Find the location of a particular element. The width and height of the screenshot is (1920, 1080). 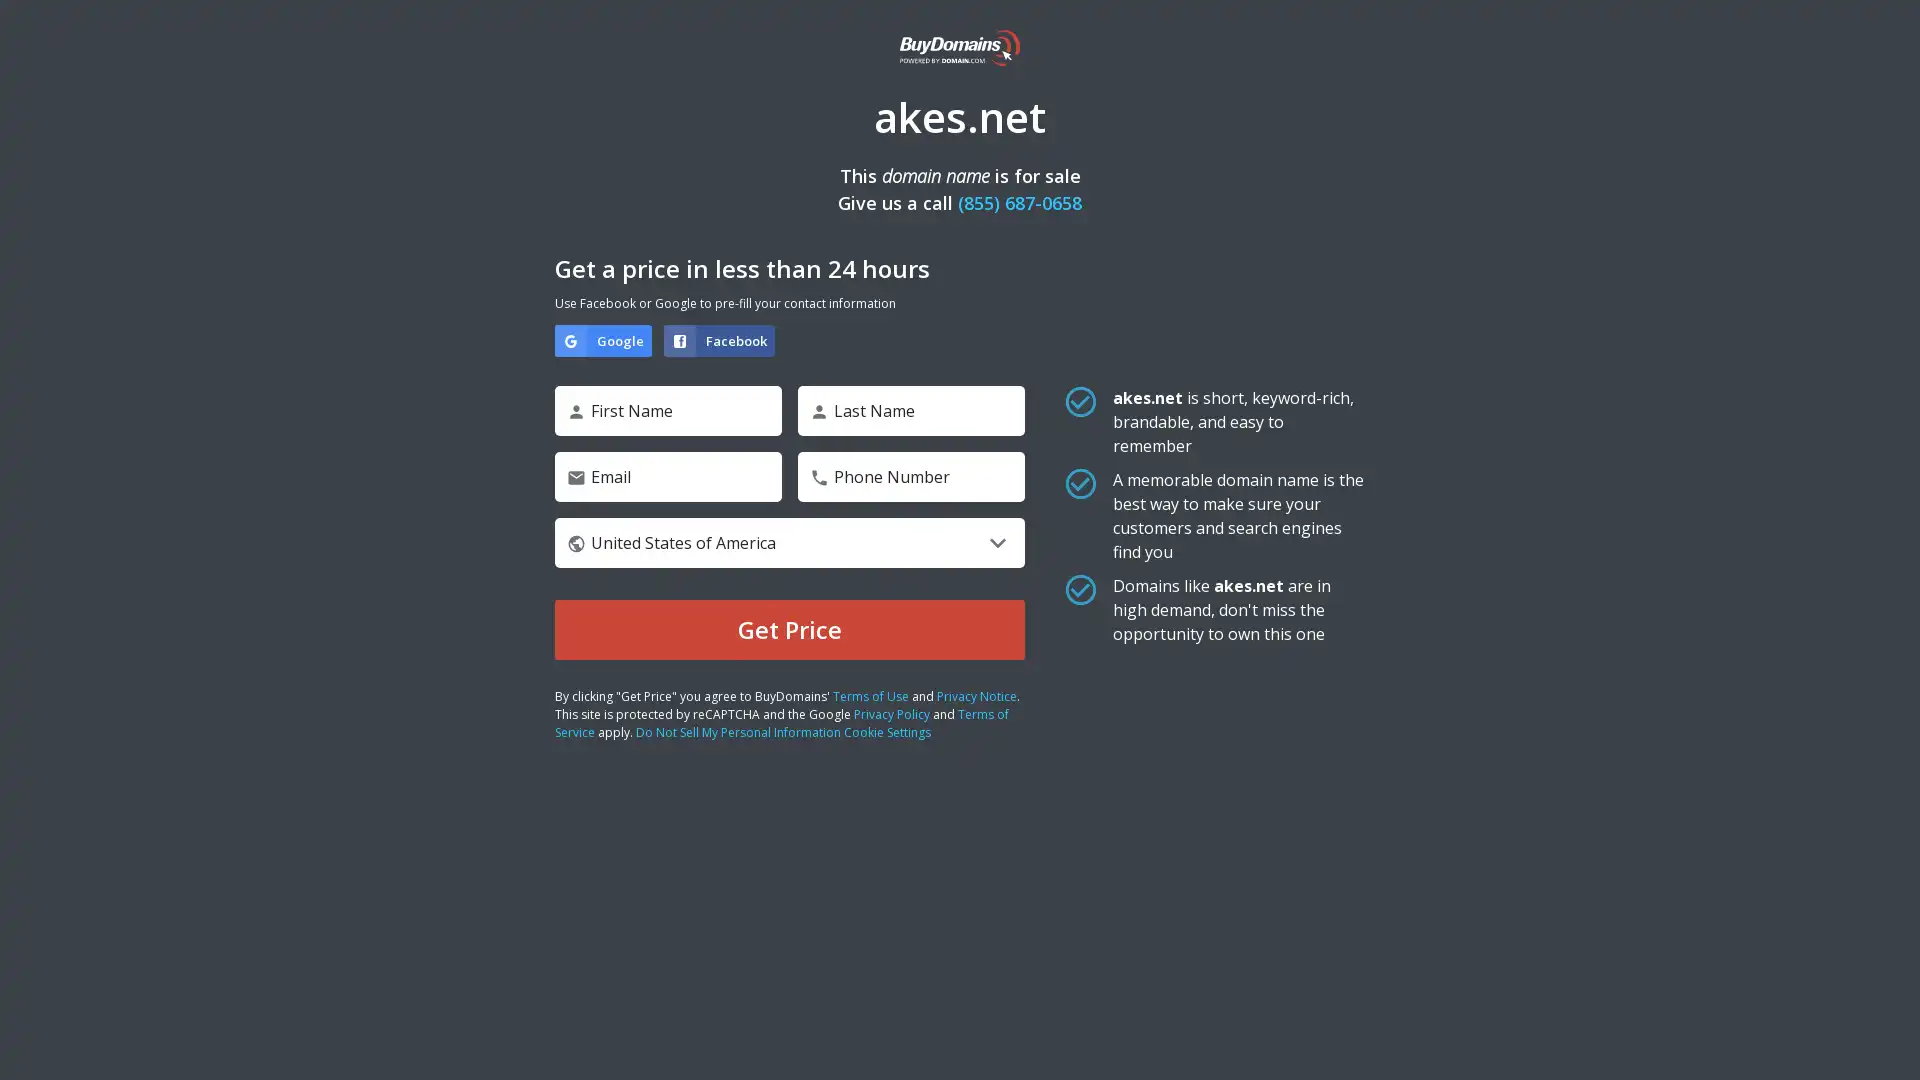

Facebook is located at coordinates (719, 339).